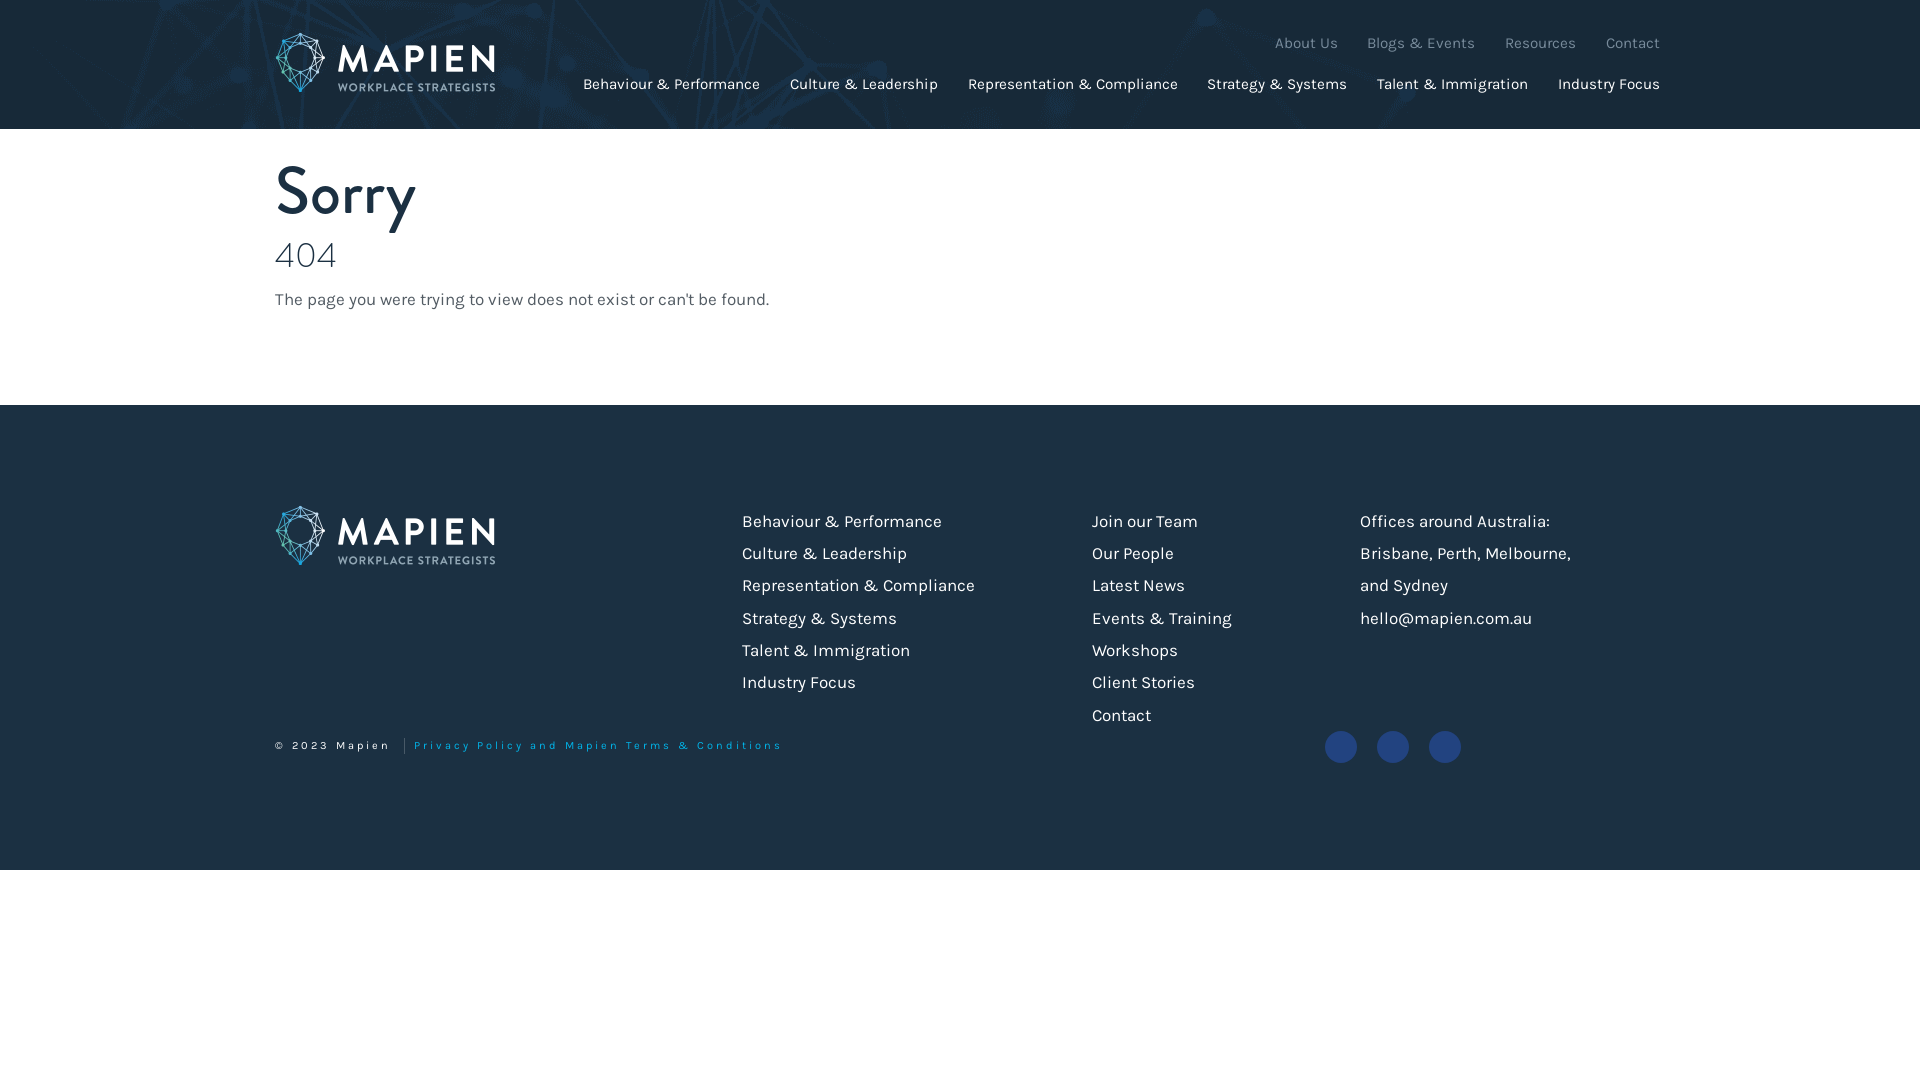  What do you see at coordinates (1305, 42) in the screenshot?
I see `'About Us'` at bounding box center [1305, 42].